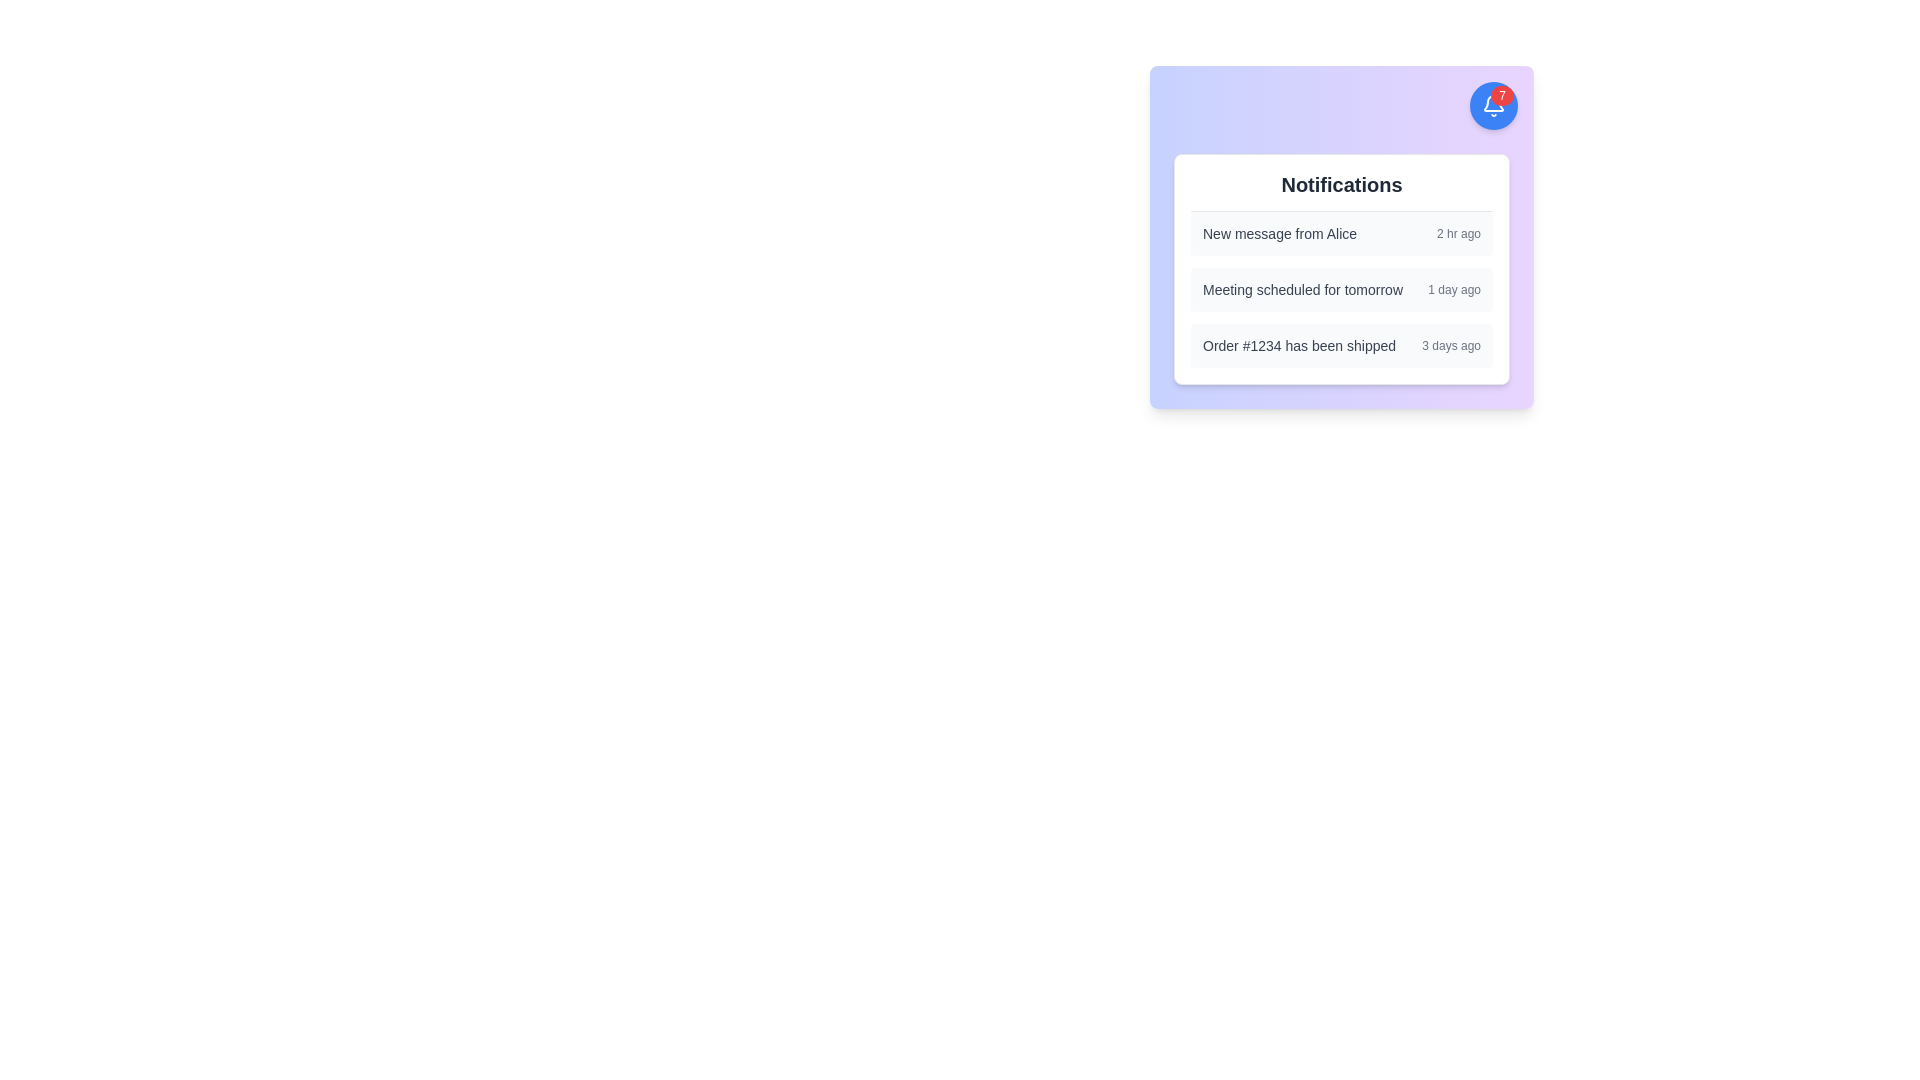 This screenshot has height=1080, width=1920. What do you see at coordinates (1342, 289) in the screenshot?
I see `the second notification item in the notification widget that informs about a scheduled meeting, located between 'New message from Alice' and 'Order #1234 has been shipped'` at bounding box center [1342, 289].